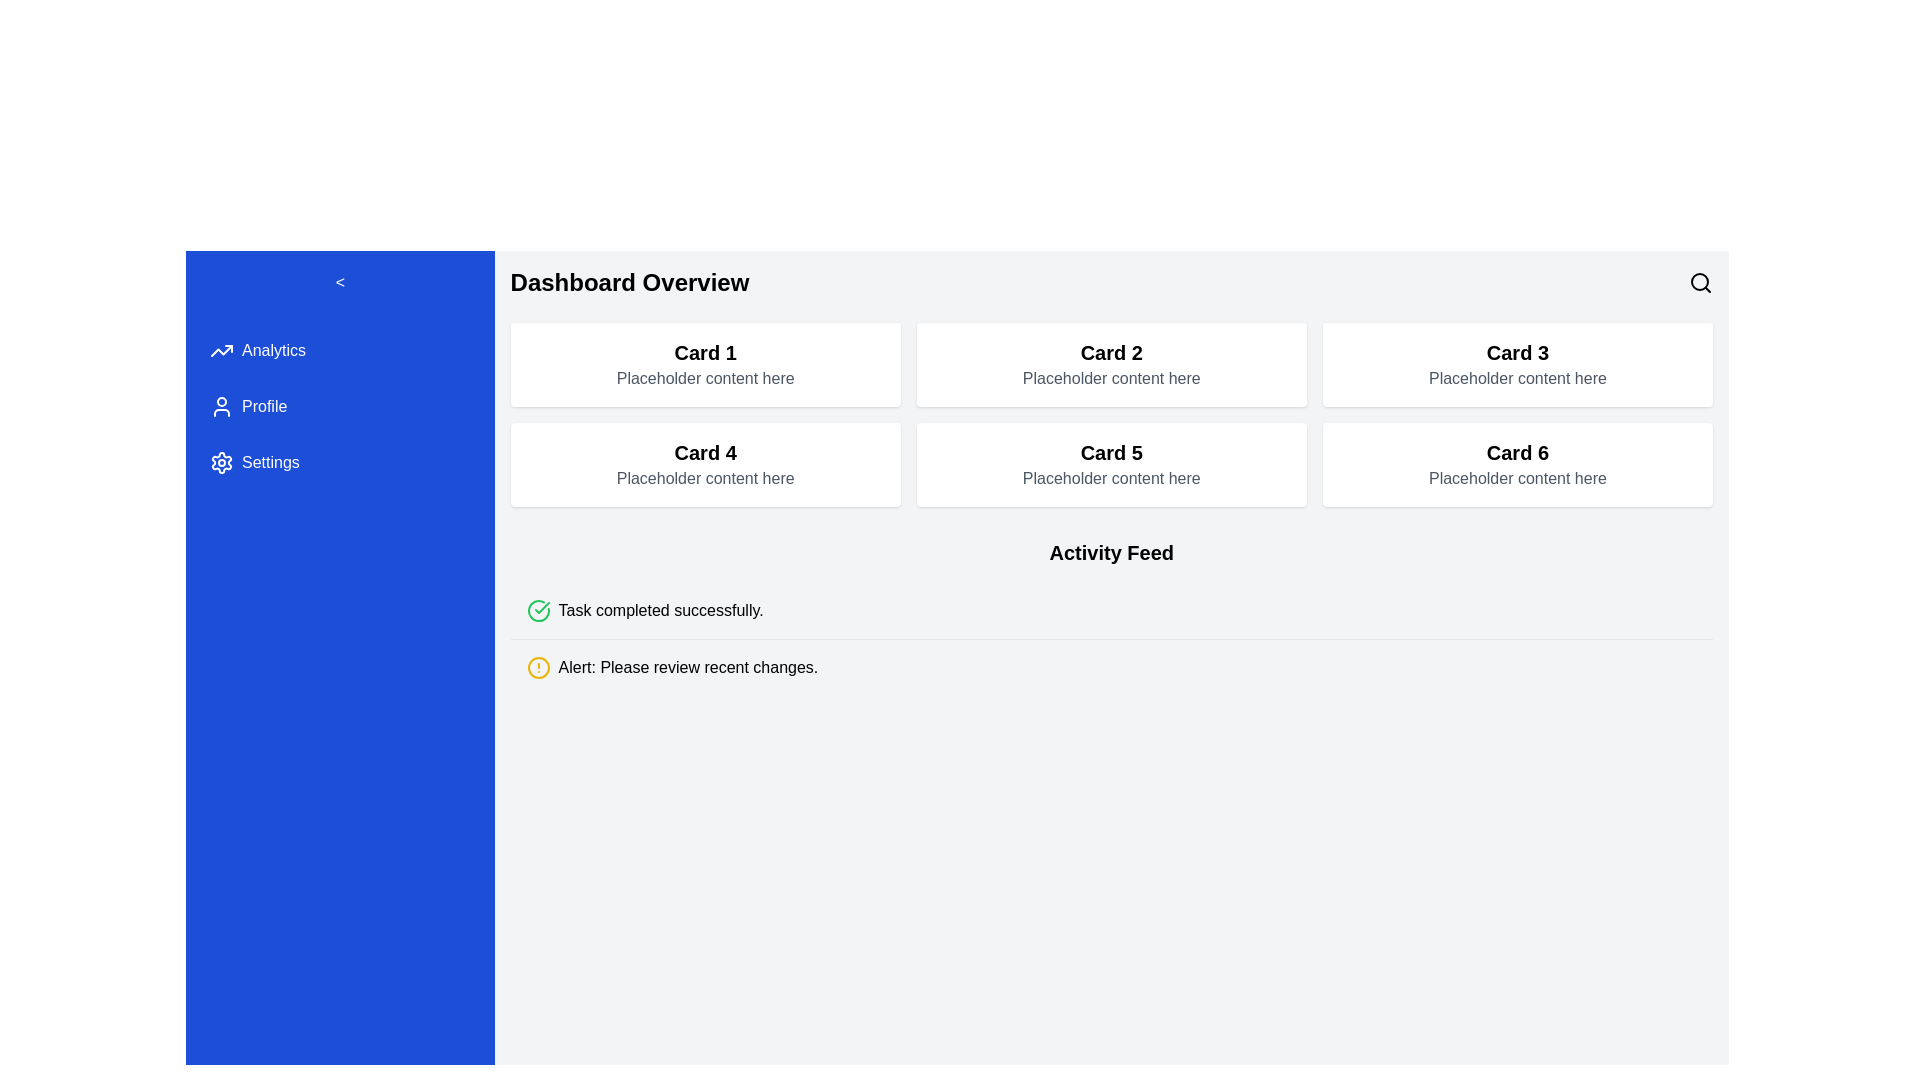  Describe the element at coordinates (221, 462) in the screenshot. I see `the gear-shaped icon representing settings, located next to the text 'Settings' in the vertical navigation menu` at that location.